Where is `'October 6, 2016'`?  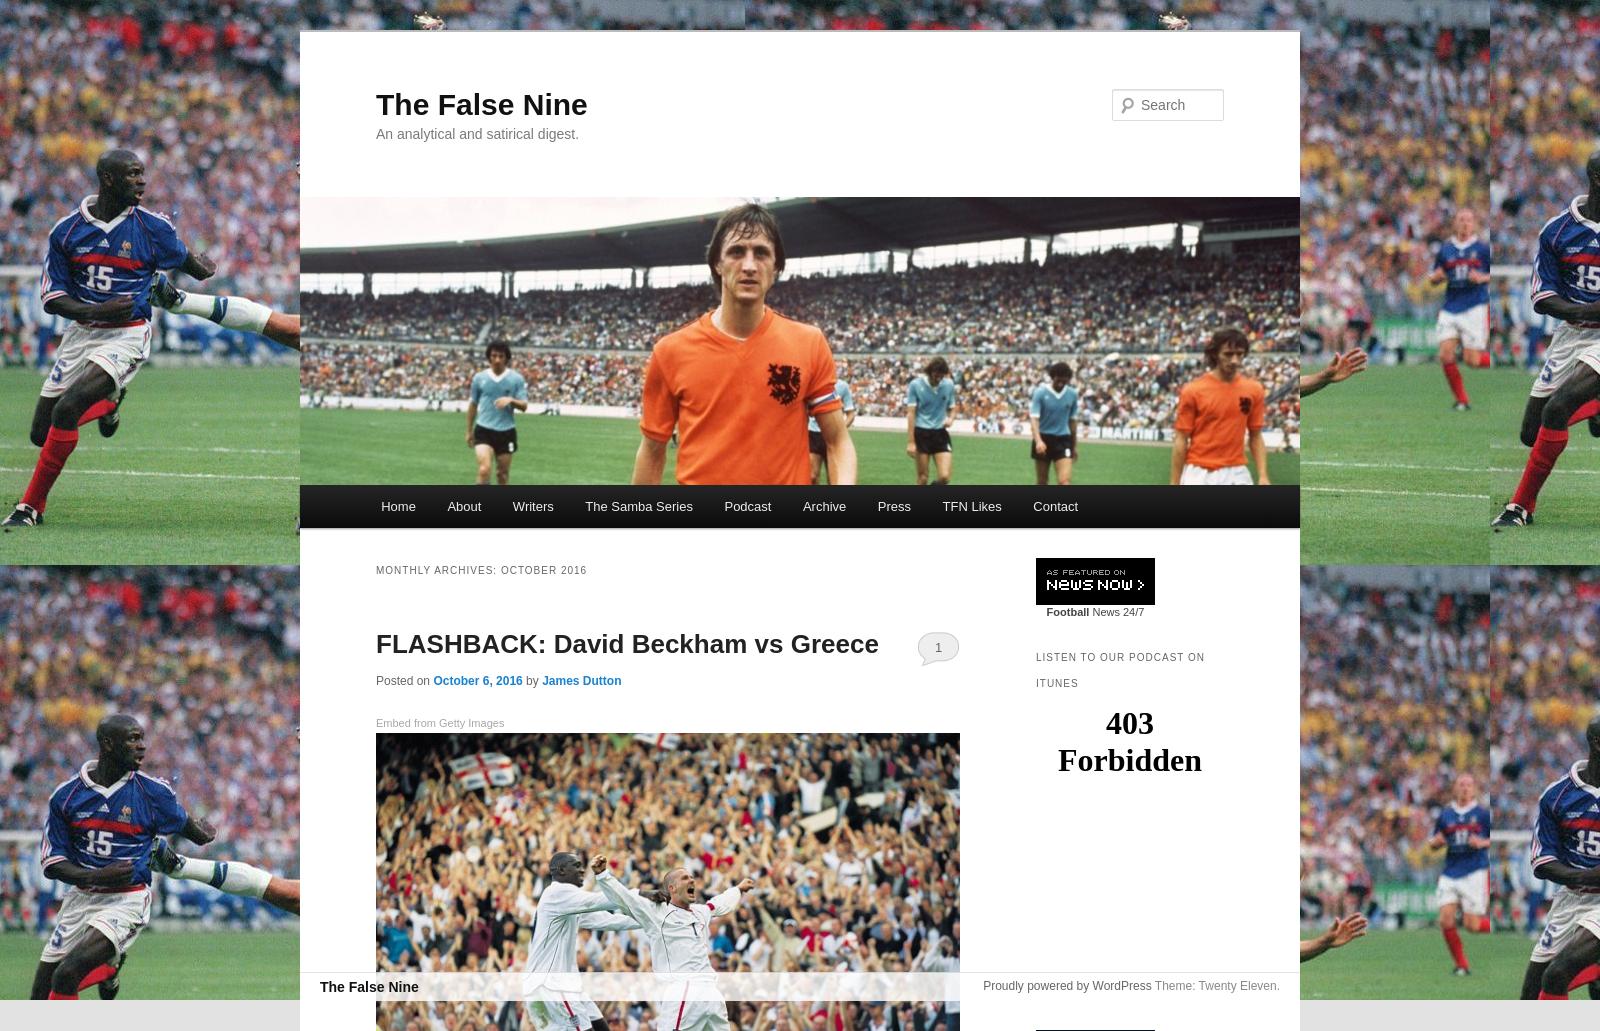
'October 6, 2016' is located at coordinates (476, 680).